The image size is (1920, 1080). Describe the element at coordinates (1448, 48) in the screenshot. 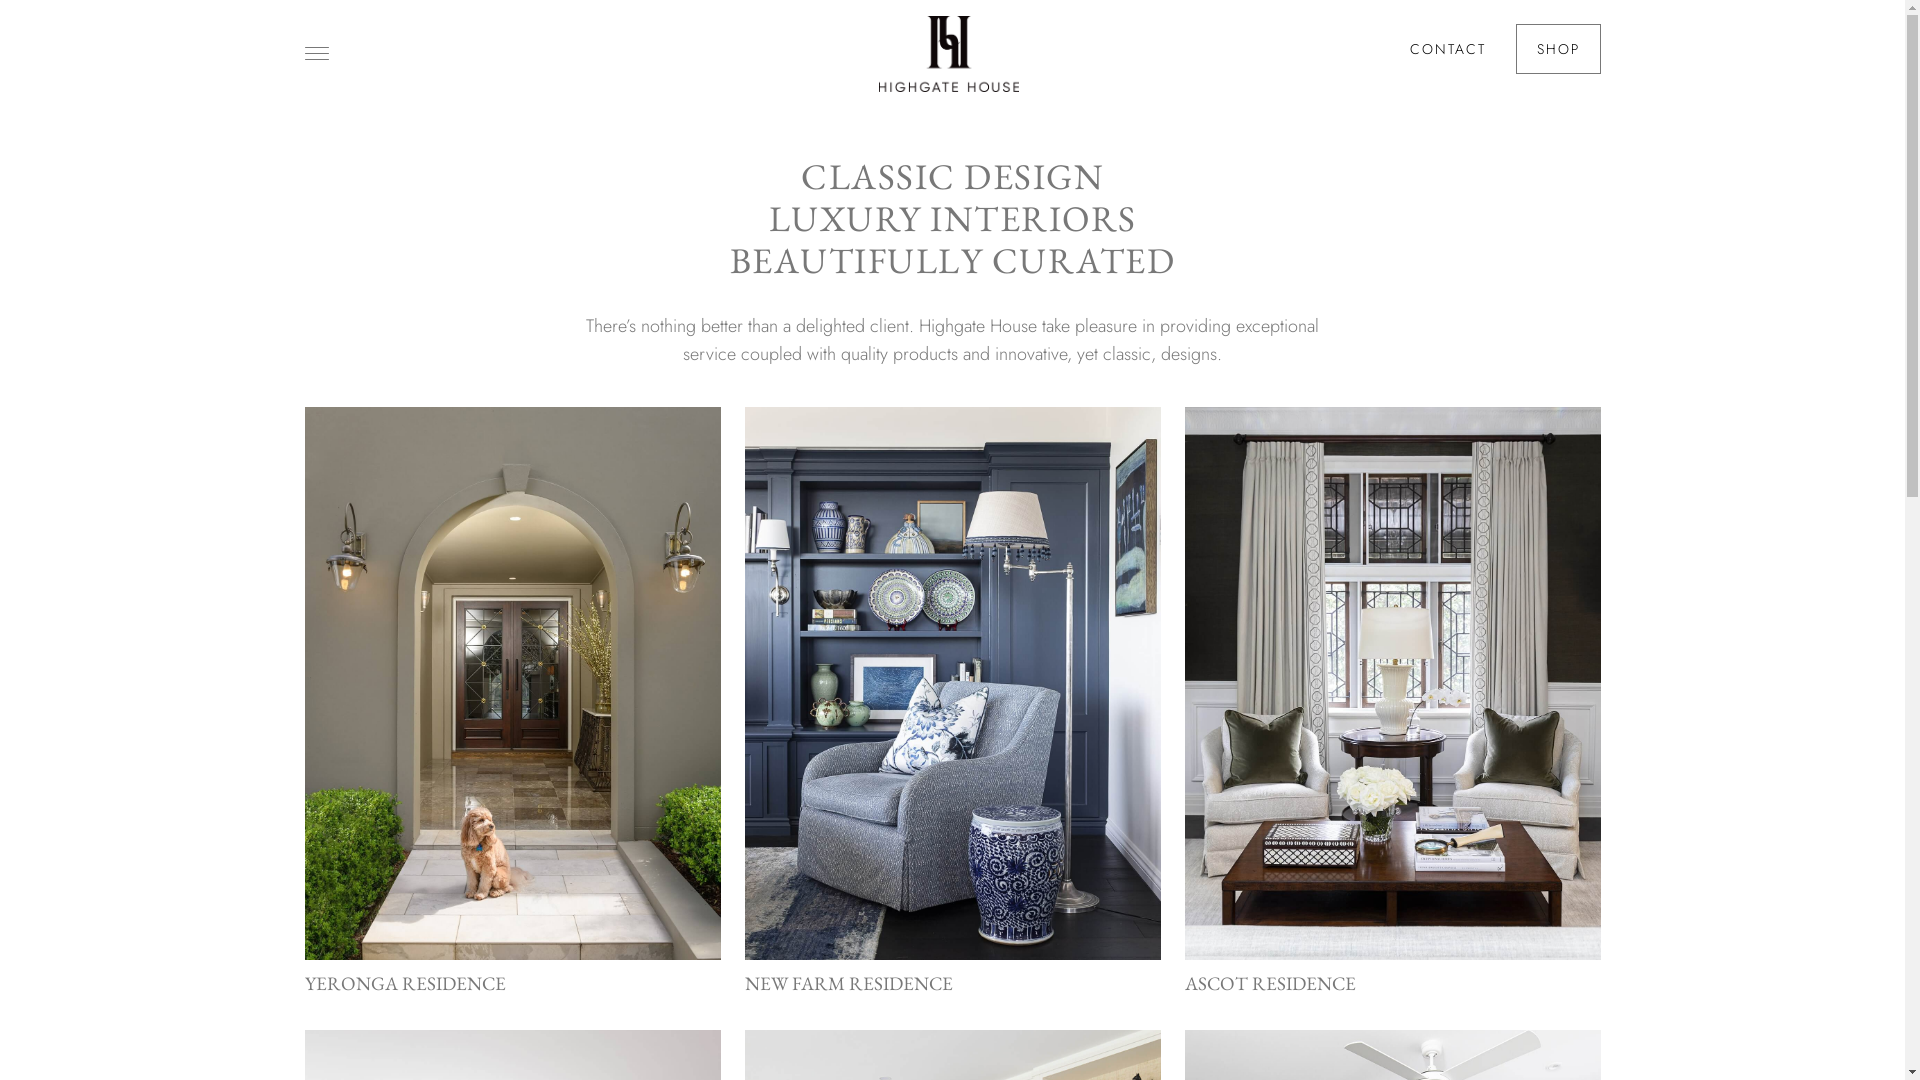

I see `'CONTACT'` at that location.